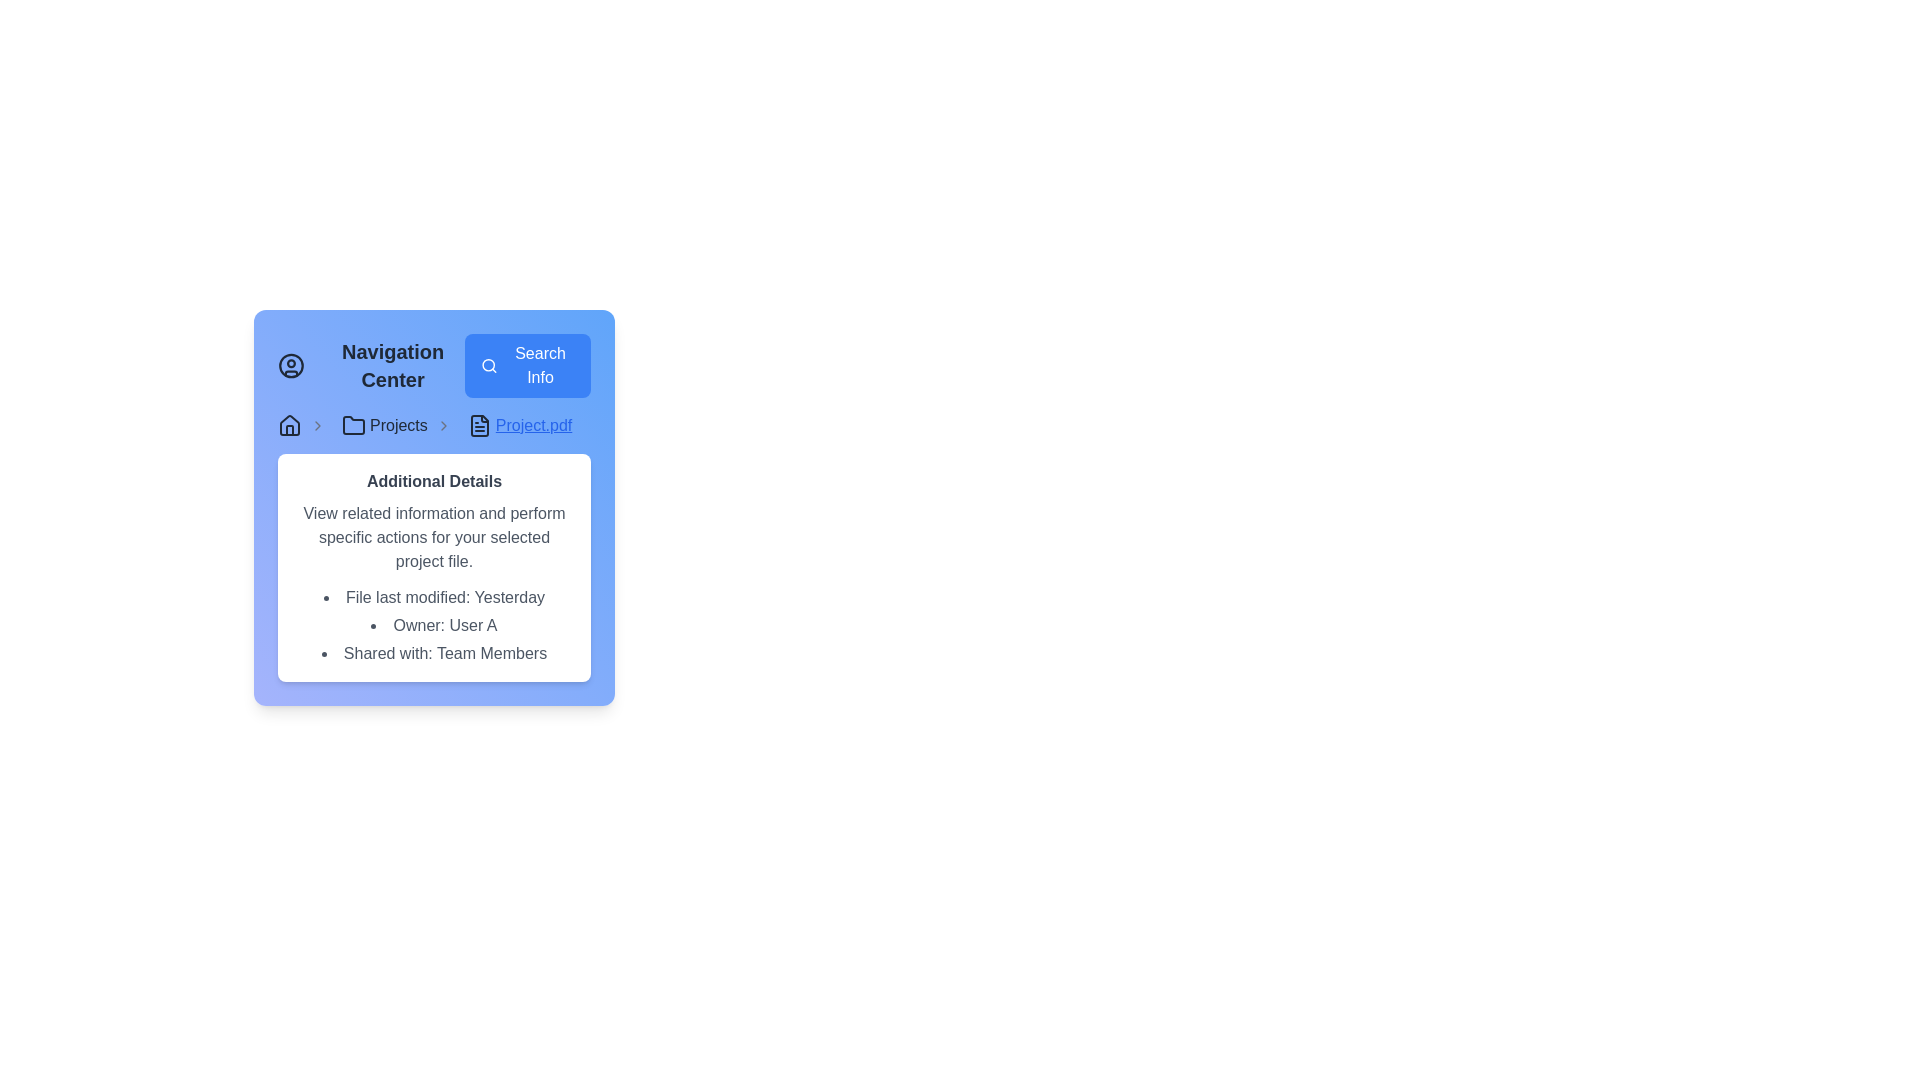 Image resolution: width=1920 pixels, height=1080 pixels. What do you see at coordinates (398, 424) in the screenshot?
I see `the 'Projects' text label in the breadcrumb navigation, which is the second item next to a folder icon and a right chevron icon` at bounding box center [398, 424].